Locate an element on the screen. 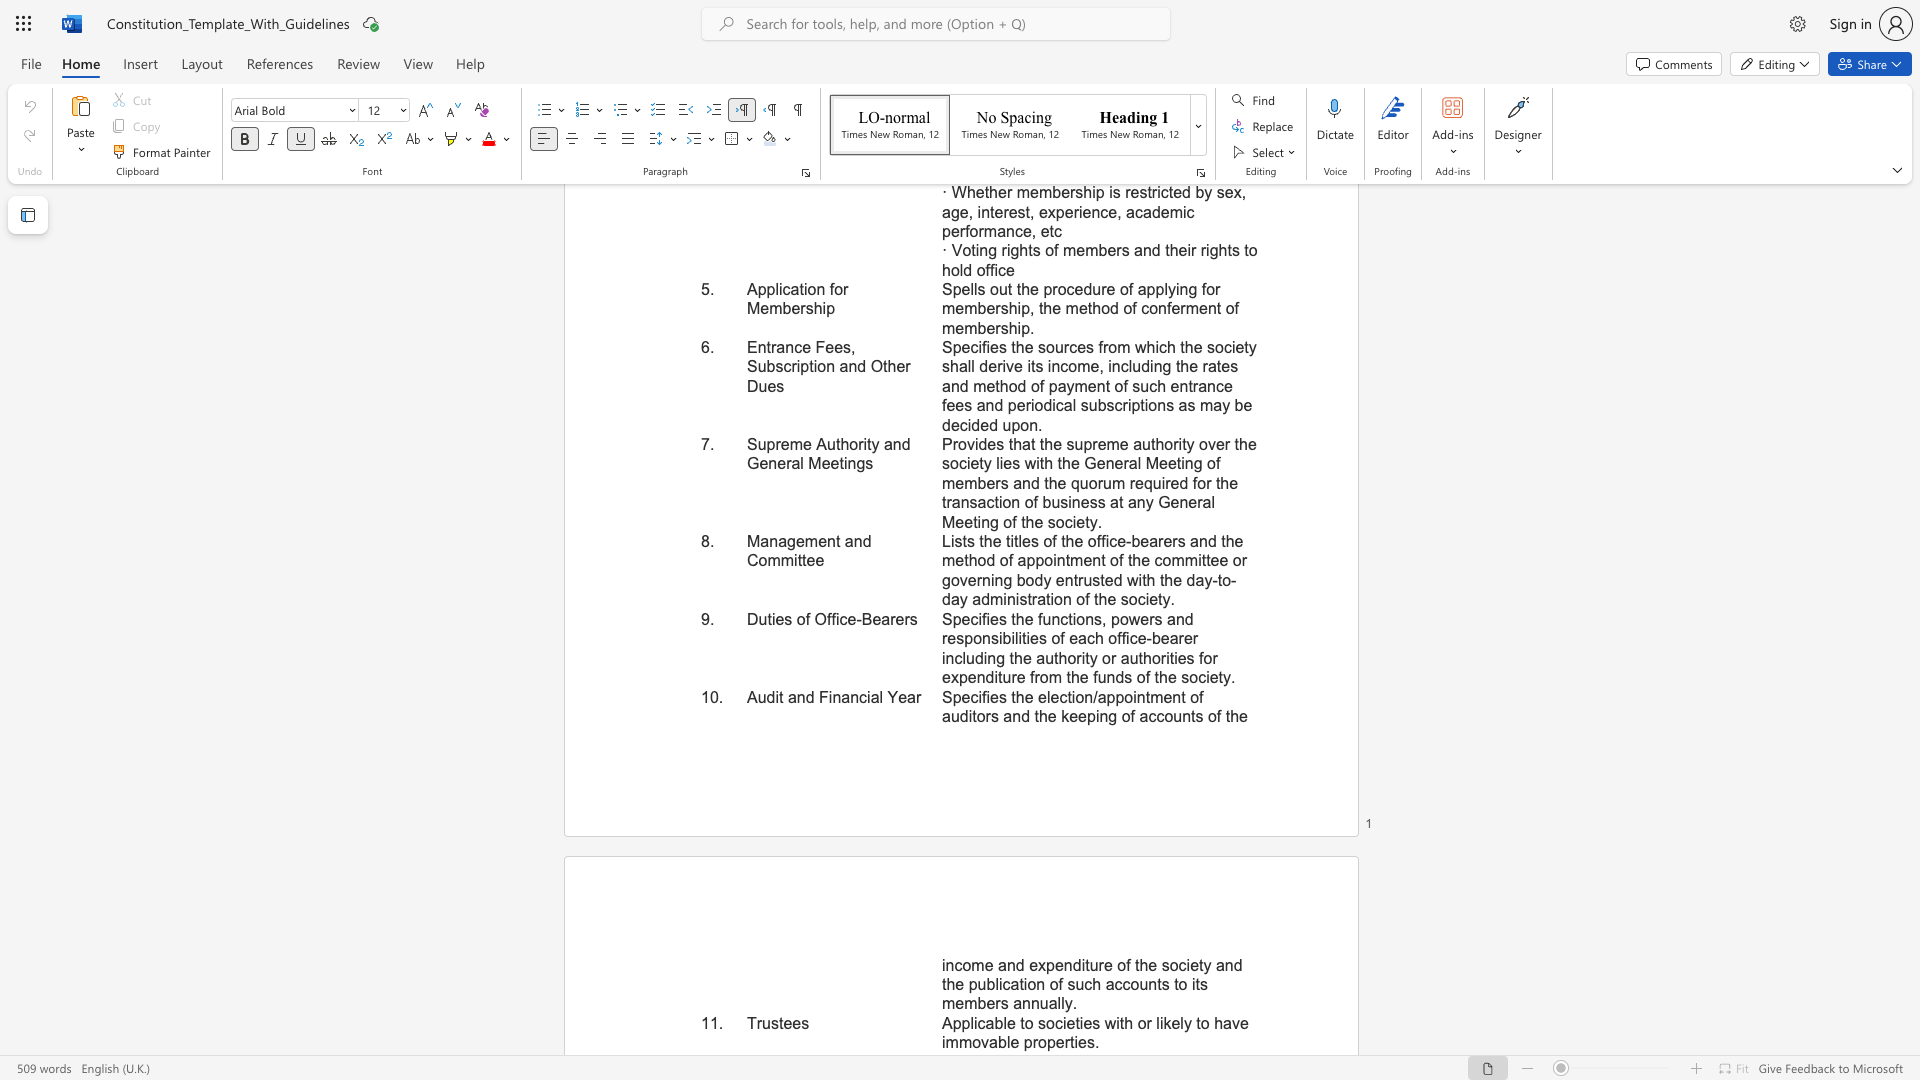  the subset text "of Office-Beare" within the text "Duties of Office-Bearers" is located at coordinates (795, 618).